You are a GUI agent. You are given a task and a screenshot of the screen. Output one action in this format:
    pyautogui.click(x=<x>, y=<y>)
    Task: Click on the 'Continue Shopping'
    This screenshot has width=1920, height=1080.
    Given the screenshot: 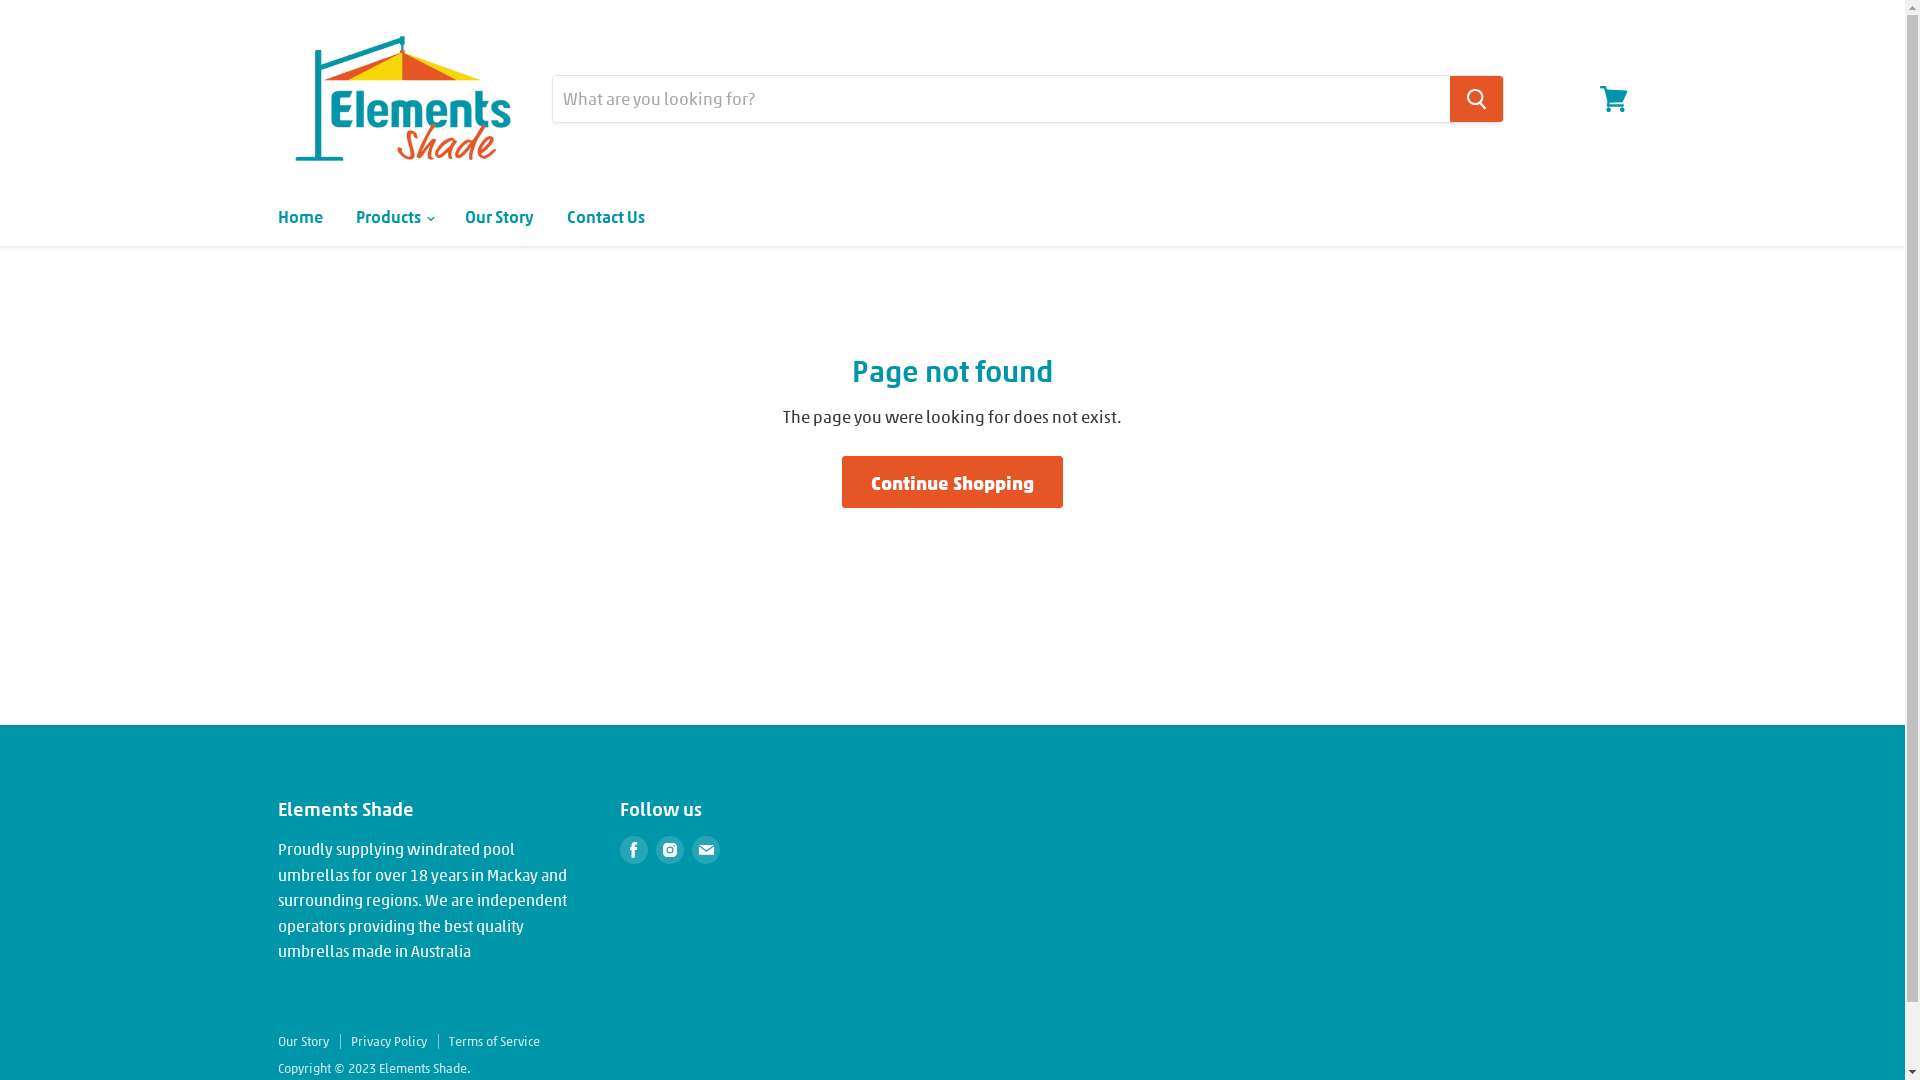 What is the action you would take?
    pyautogui.click(x=951, y=482)
    